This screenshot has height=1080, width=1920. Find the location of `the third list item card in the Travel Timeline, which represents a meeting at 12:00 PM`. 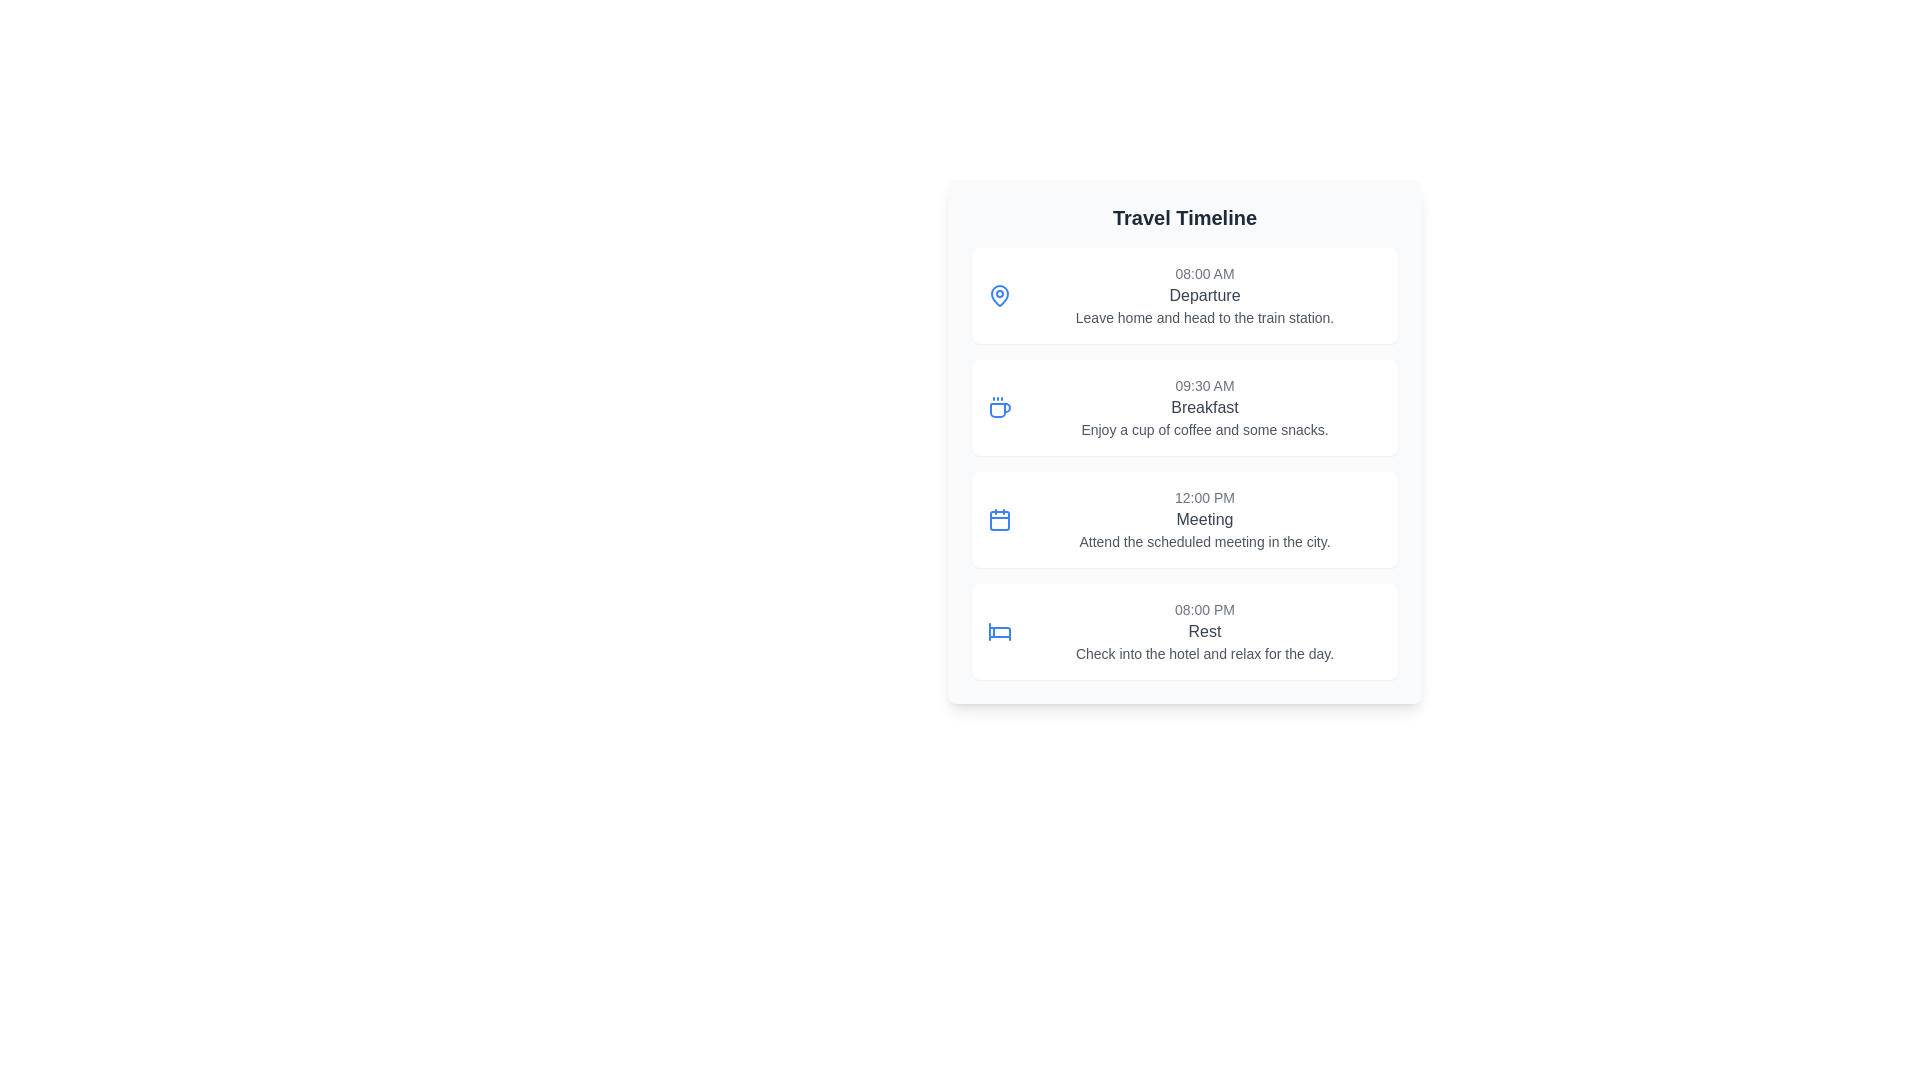

the third list item card in the Travel Timeline, which represents a meeting at 12:00 PM is located at coordinates (1185, 519).